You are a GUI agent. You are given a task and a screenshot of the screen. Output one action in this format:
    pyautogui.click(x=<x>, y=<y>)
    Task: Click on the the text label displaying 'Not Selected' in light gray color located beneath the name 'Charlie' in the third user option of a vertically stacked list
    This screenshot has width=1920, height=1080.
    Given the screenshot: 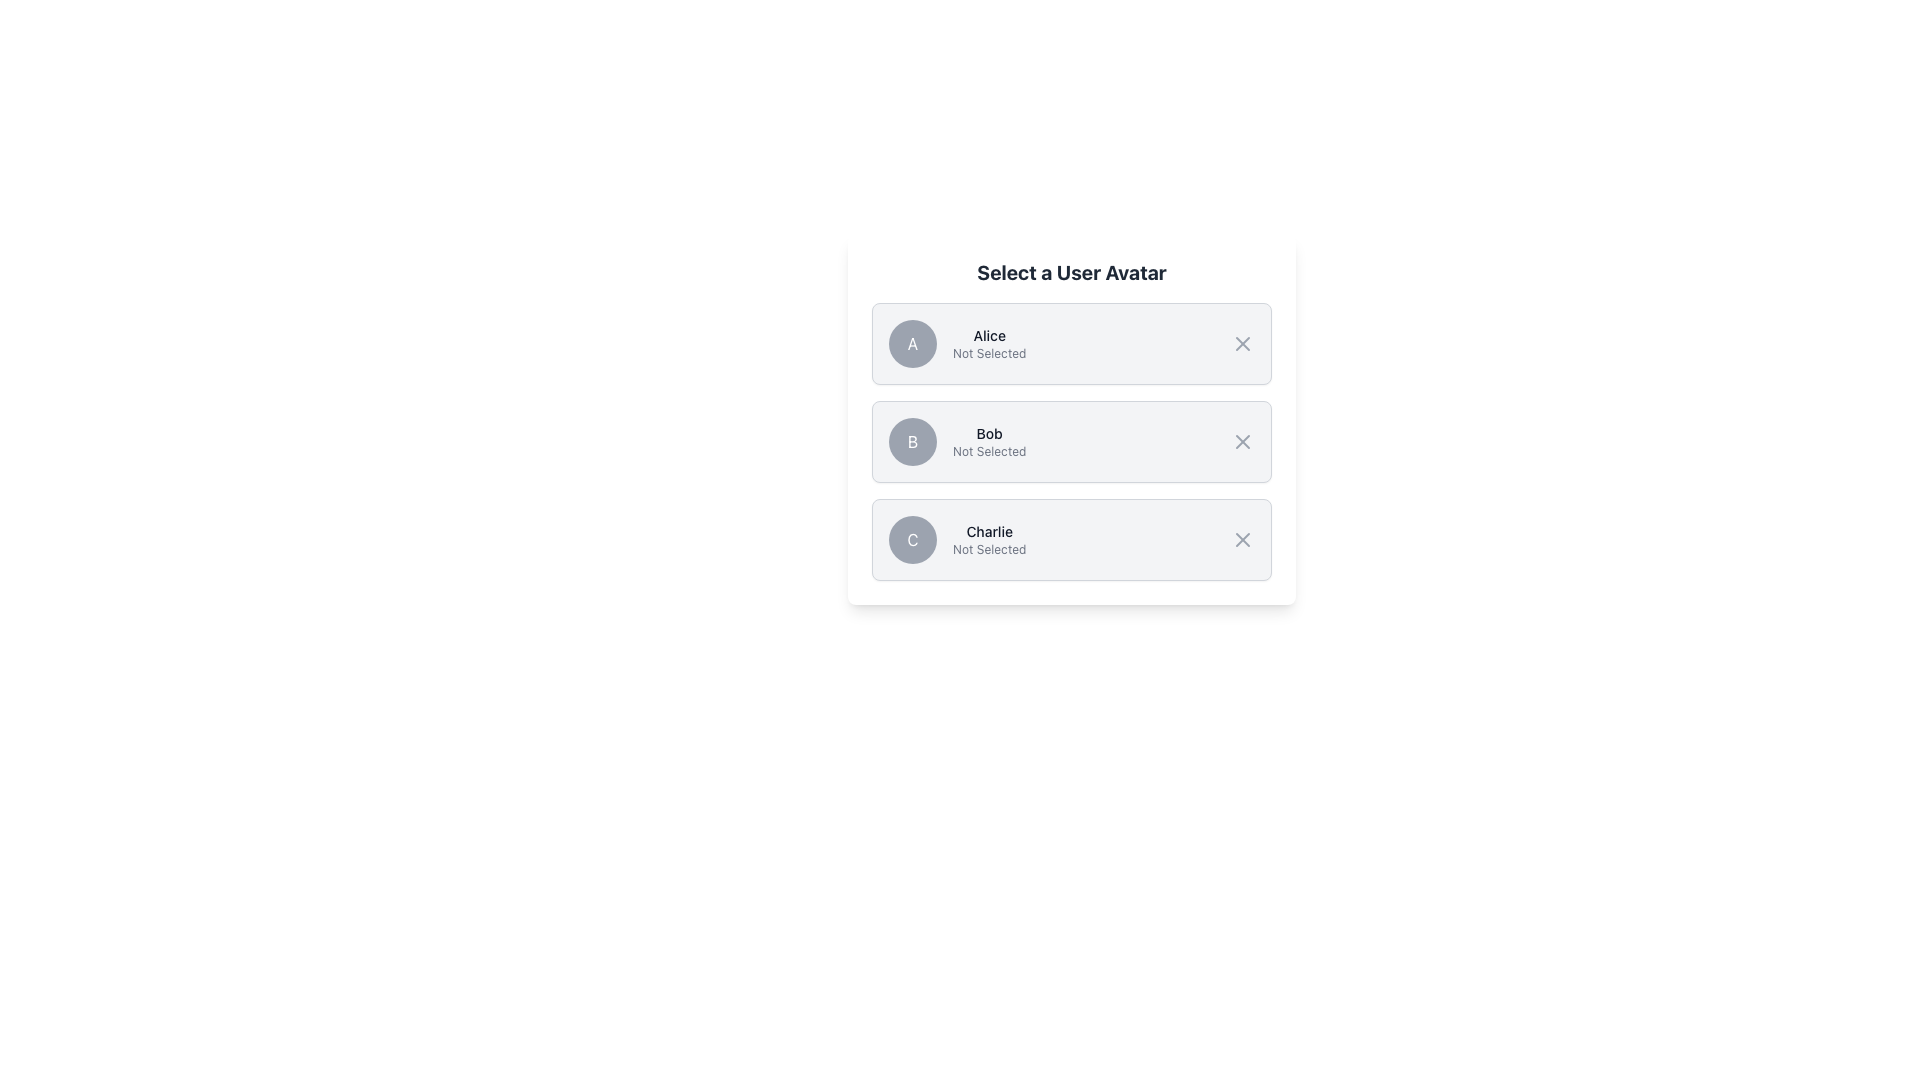 What is the action you would take?
    pyautogui.click(x=989, y=550)
    